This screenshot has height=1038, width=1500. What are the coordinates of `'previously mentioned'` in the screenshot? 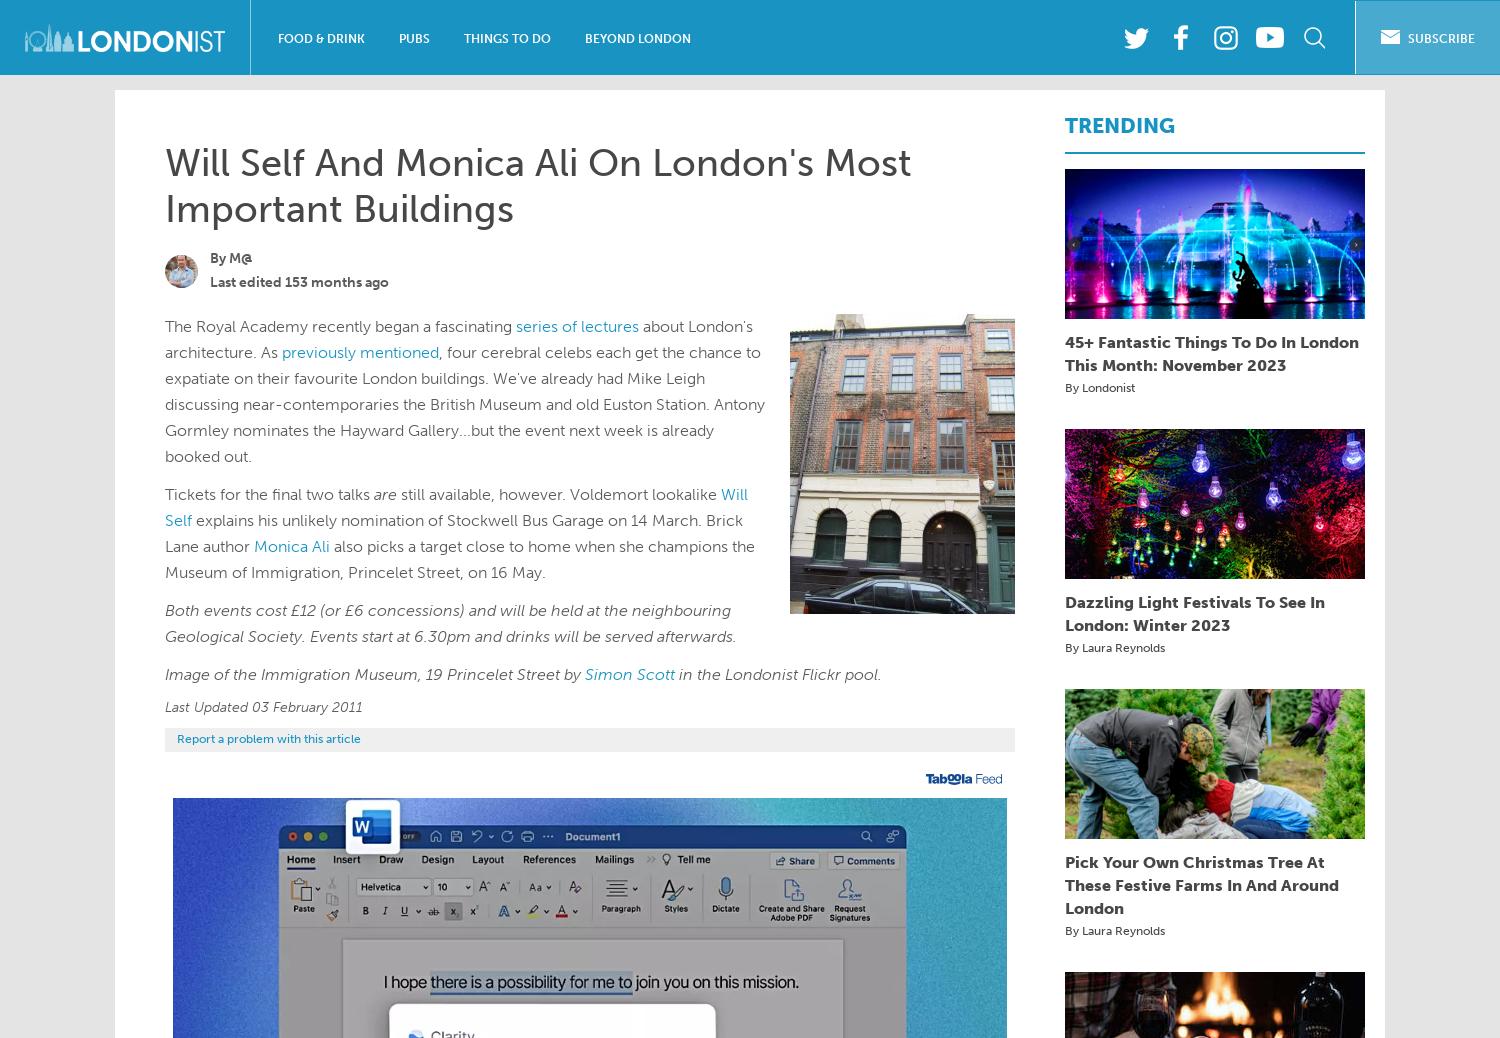 It's located at (359, 352).